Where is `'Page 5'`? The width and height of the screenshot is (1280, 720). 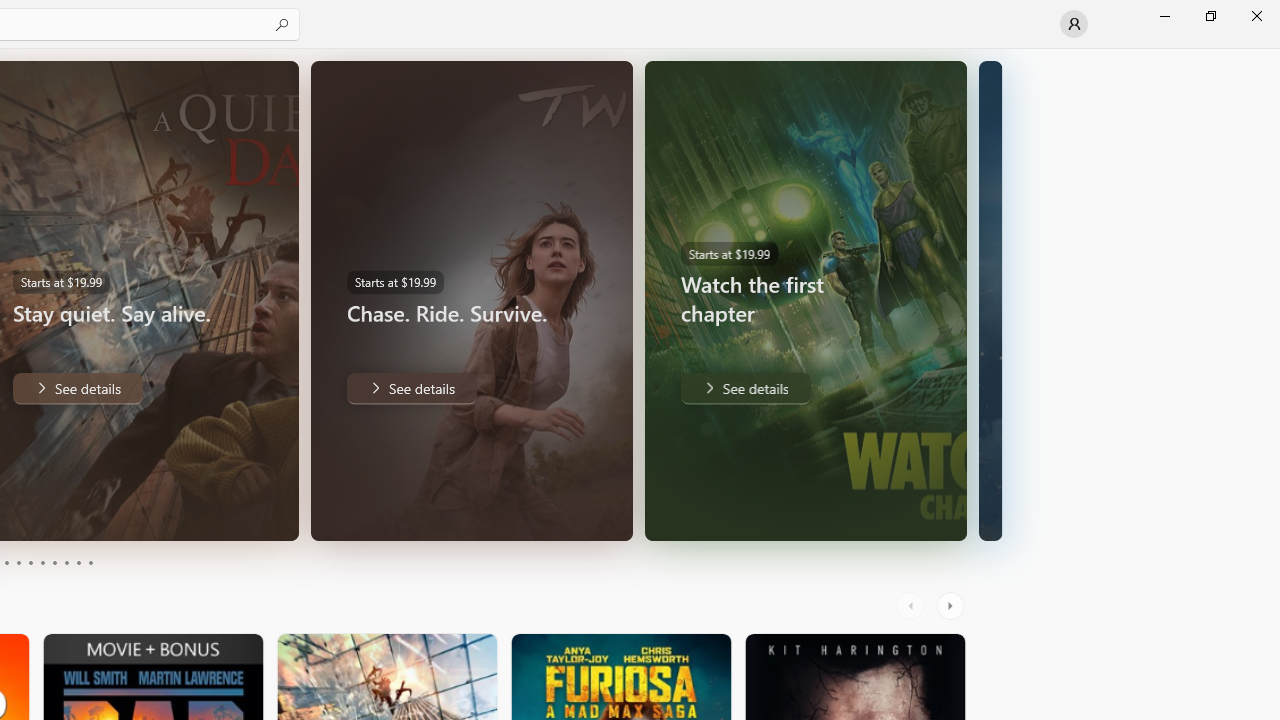
'Page 5' is located at coordinates (30, 563).